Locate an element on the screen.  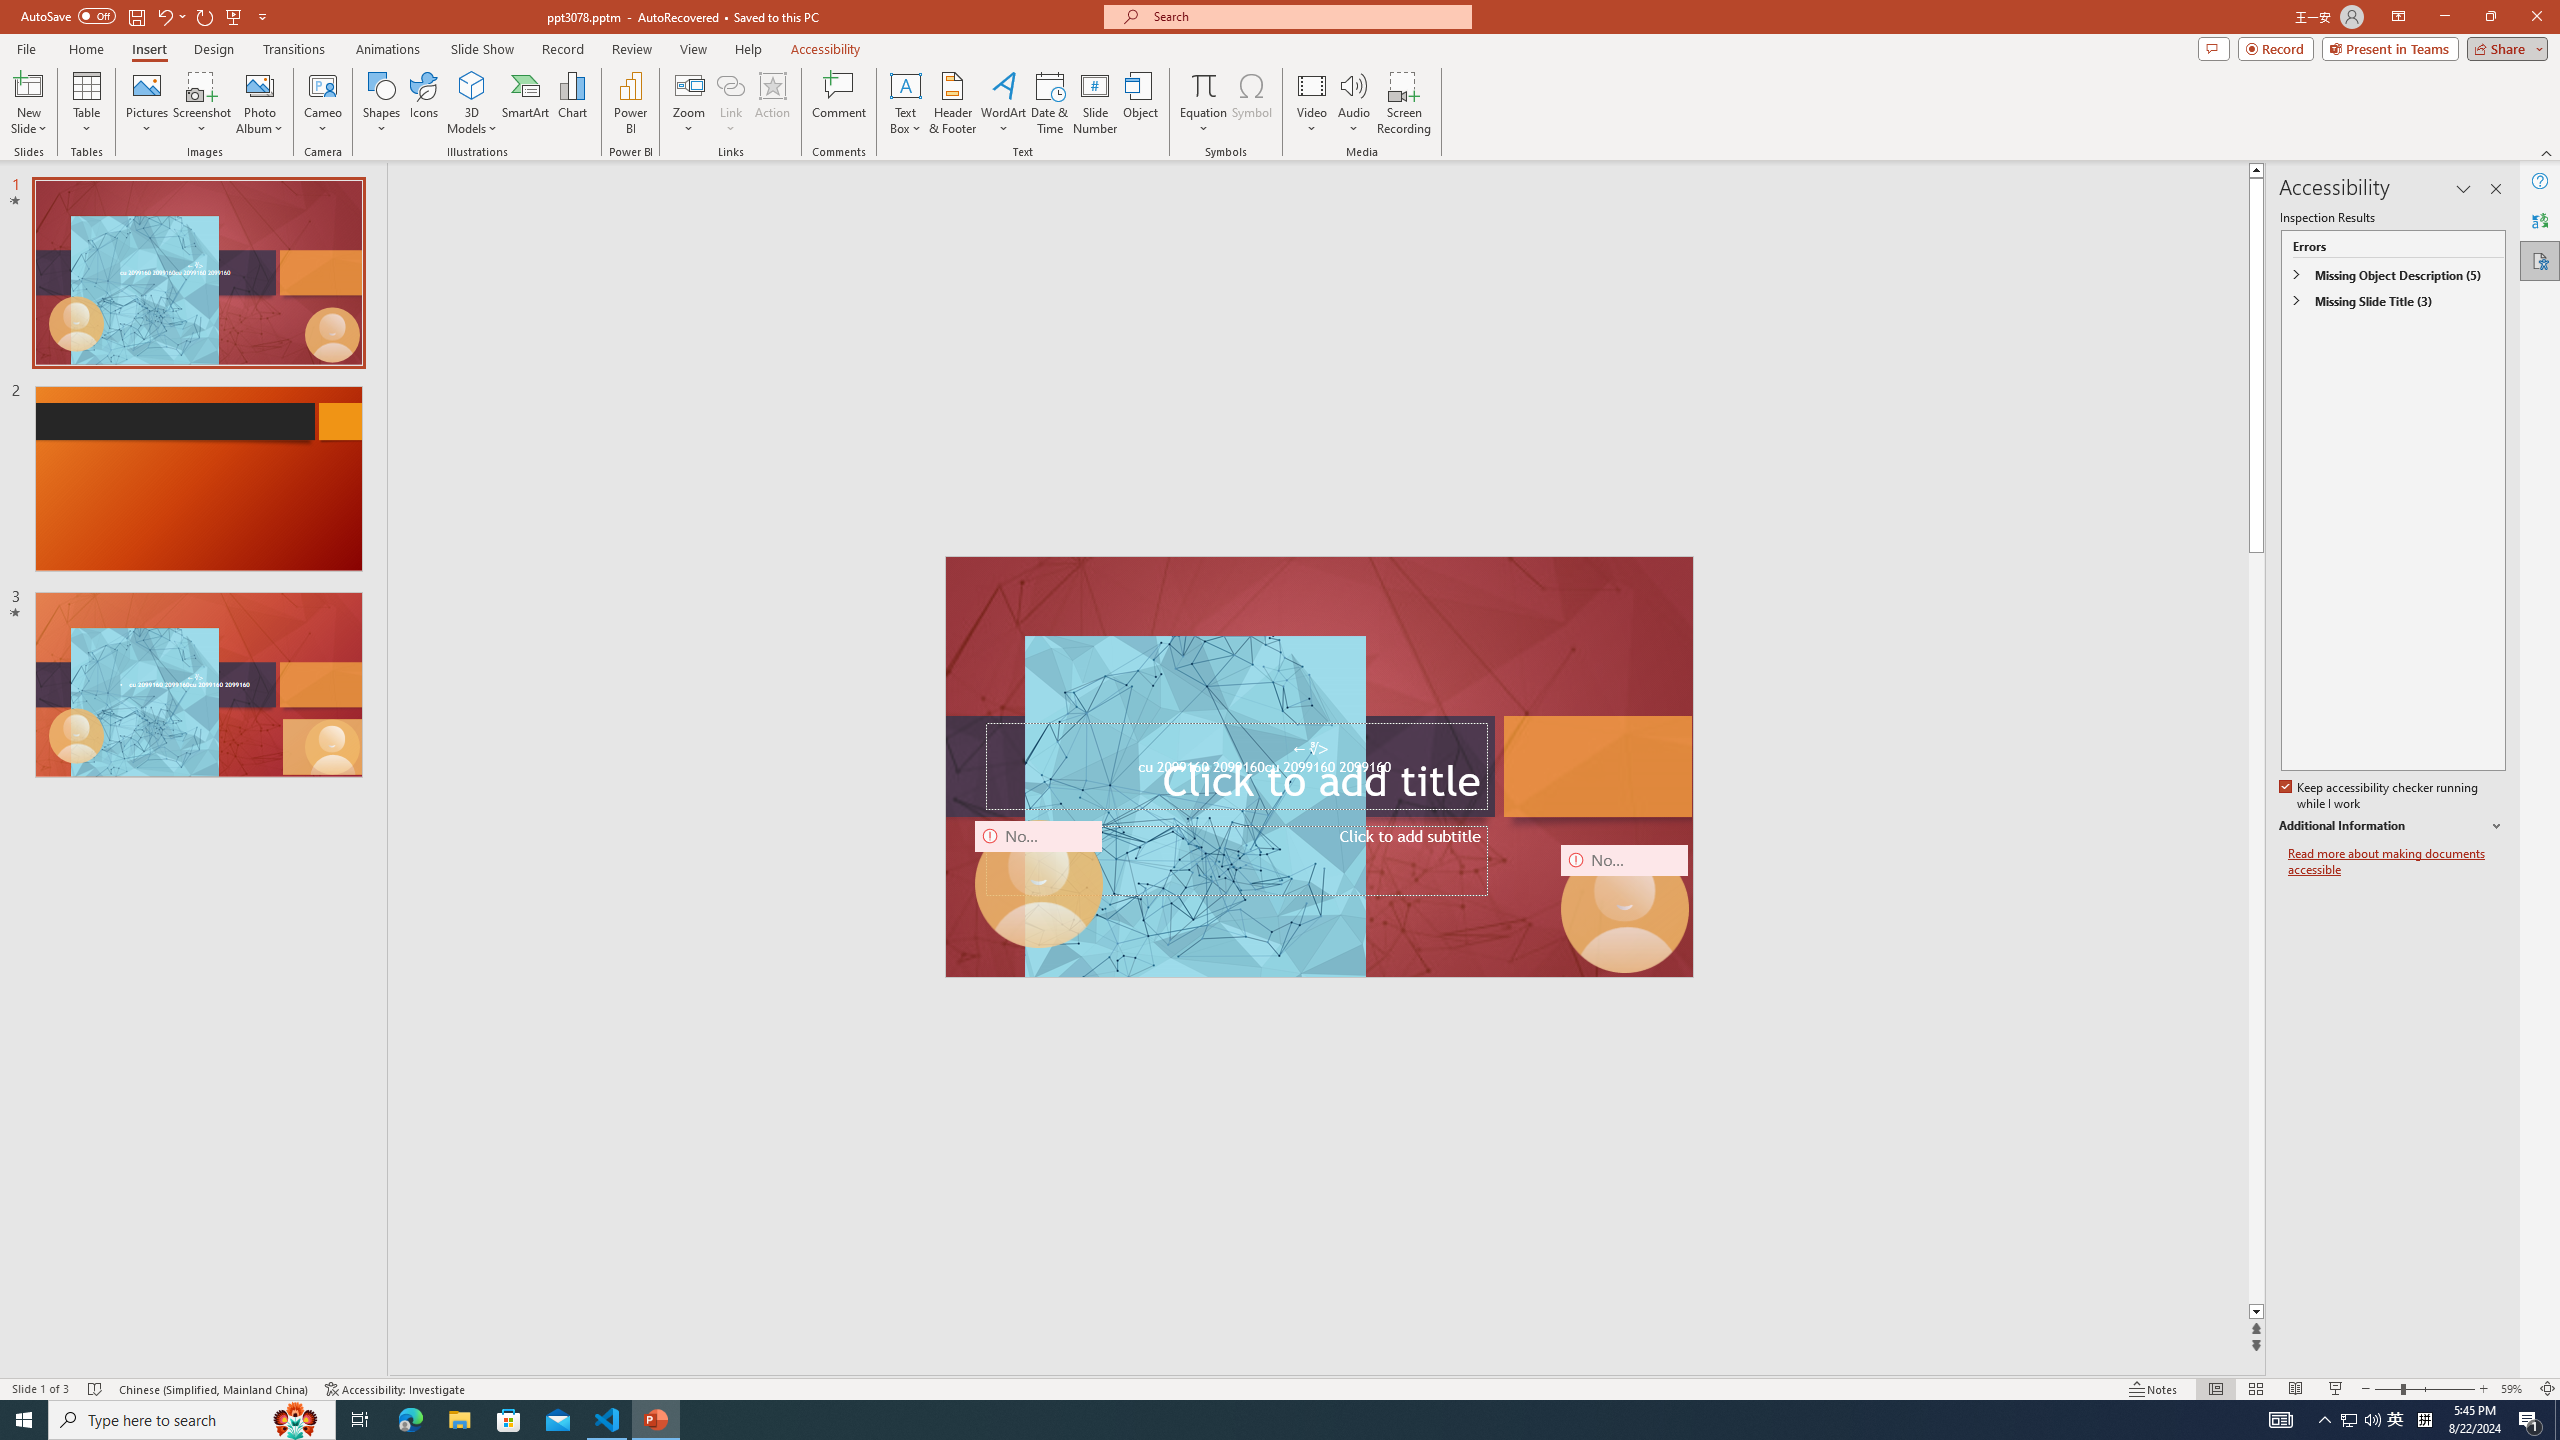
'Chart...' is located at coordinates (572, 103).